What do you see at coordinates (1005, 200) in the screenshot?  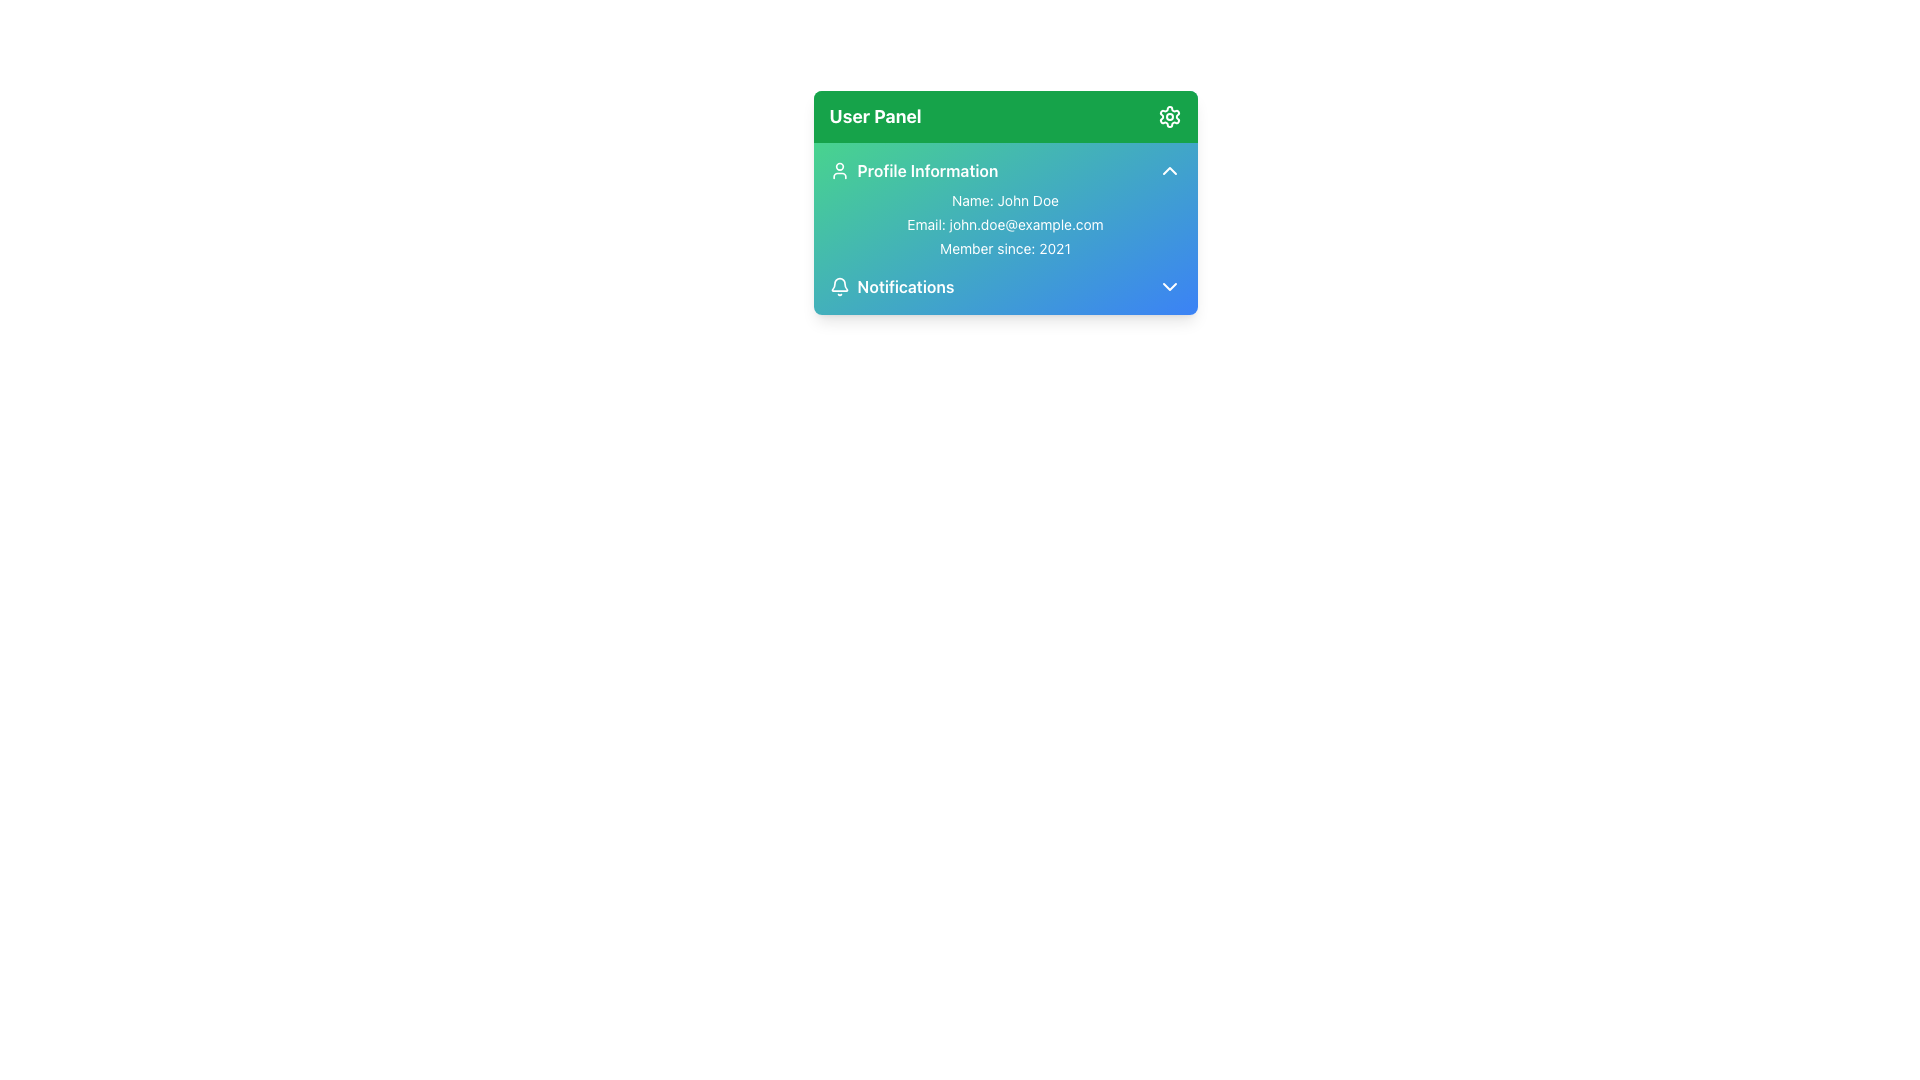 I see `the static text label displaying 'Name: John Doe' in the 'Profile Information' section, which is the first item above the 'Email' and 'Member since' labels` at bounding box center [1005, 200].